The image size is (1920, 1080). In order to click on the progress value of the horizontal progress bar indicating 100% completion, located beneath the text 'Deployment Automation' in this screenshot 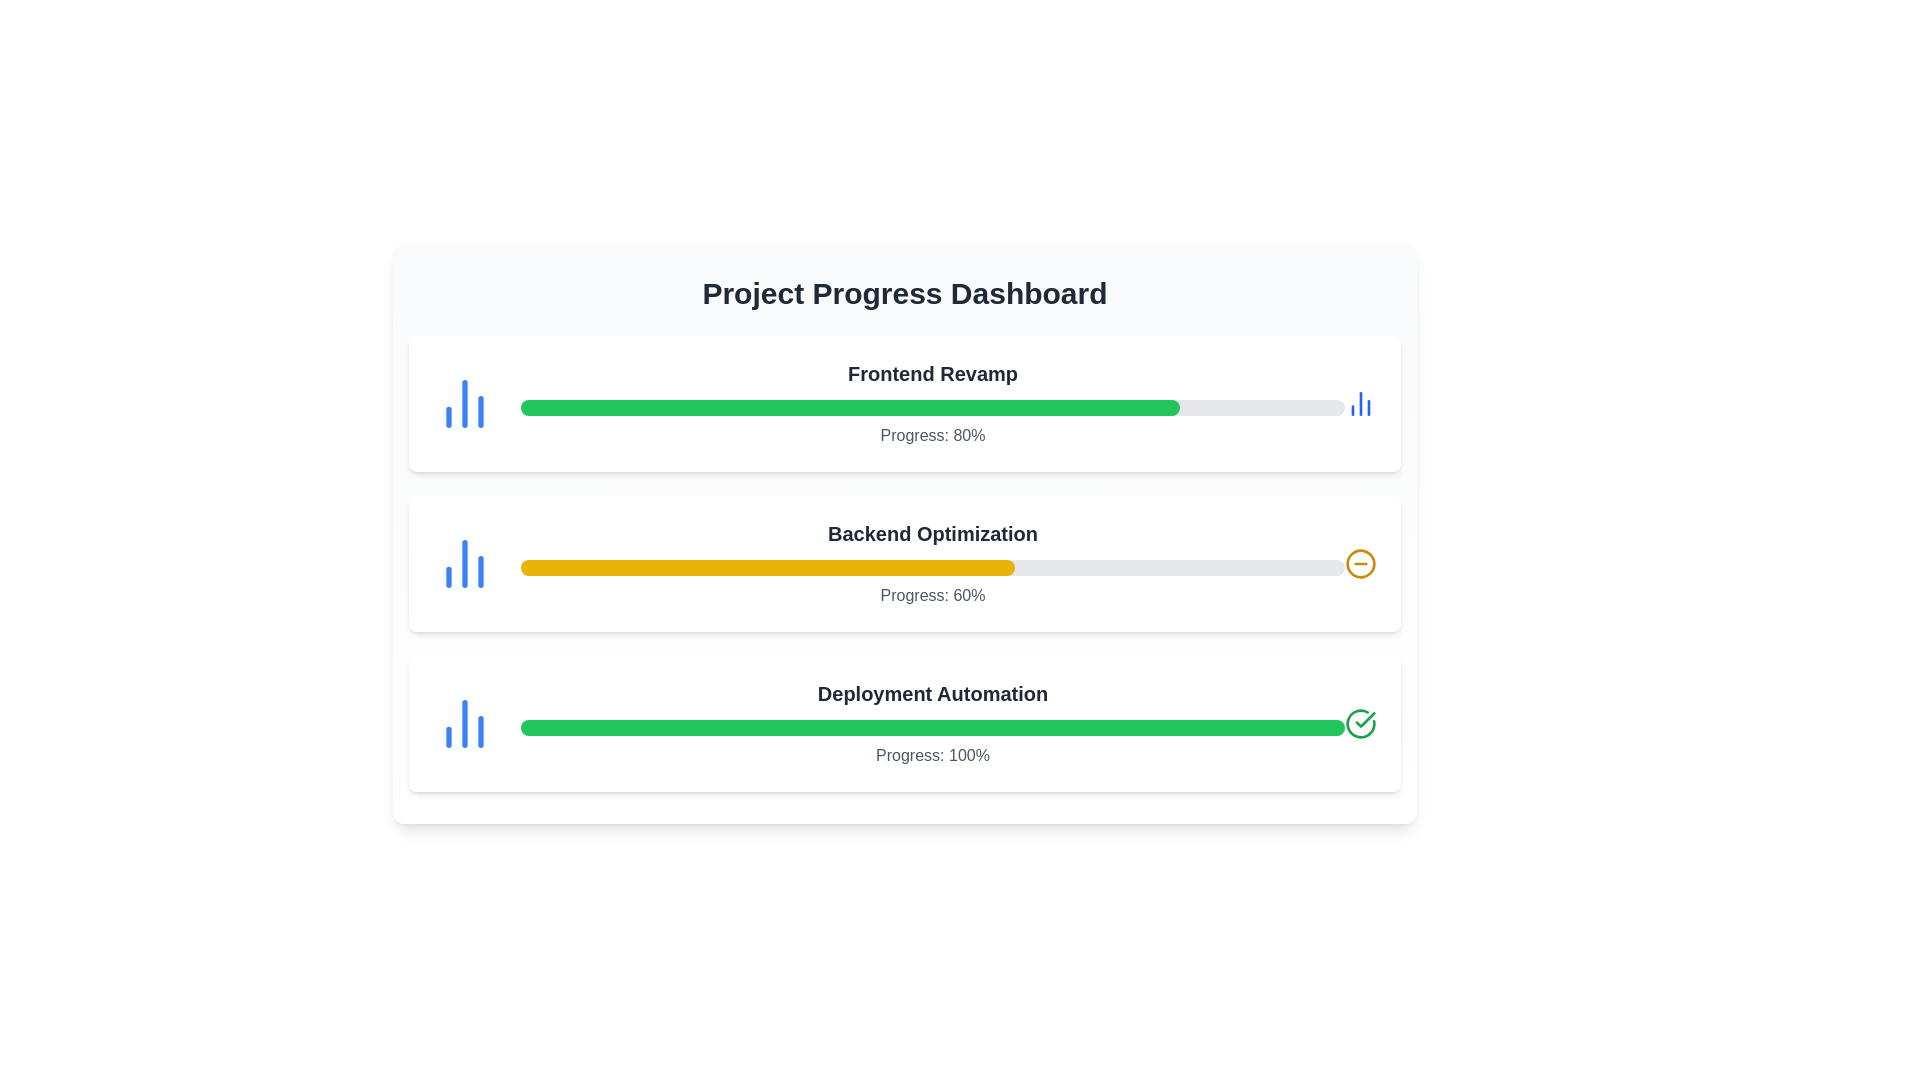, I will do `click(931, 728)`.